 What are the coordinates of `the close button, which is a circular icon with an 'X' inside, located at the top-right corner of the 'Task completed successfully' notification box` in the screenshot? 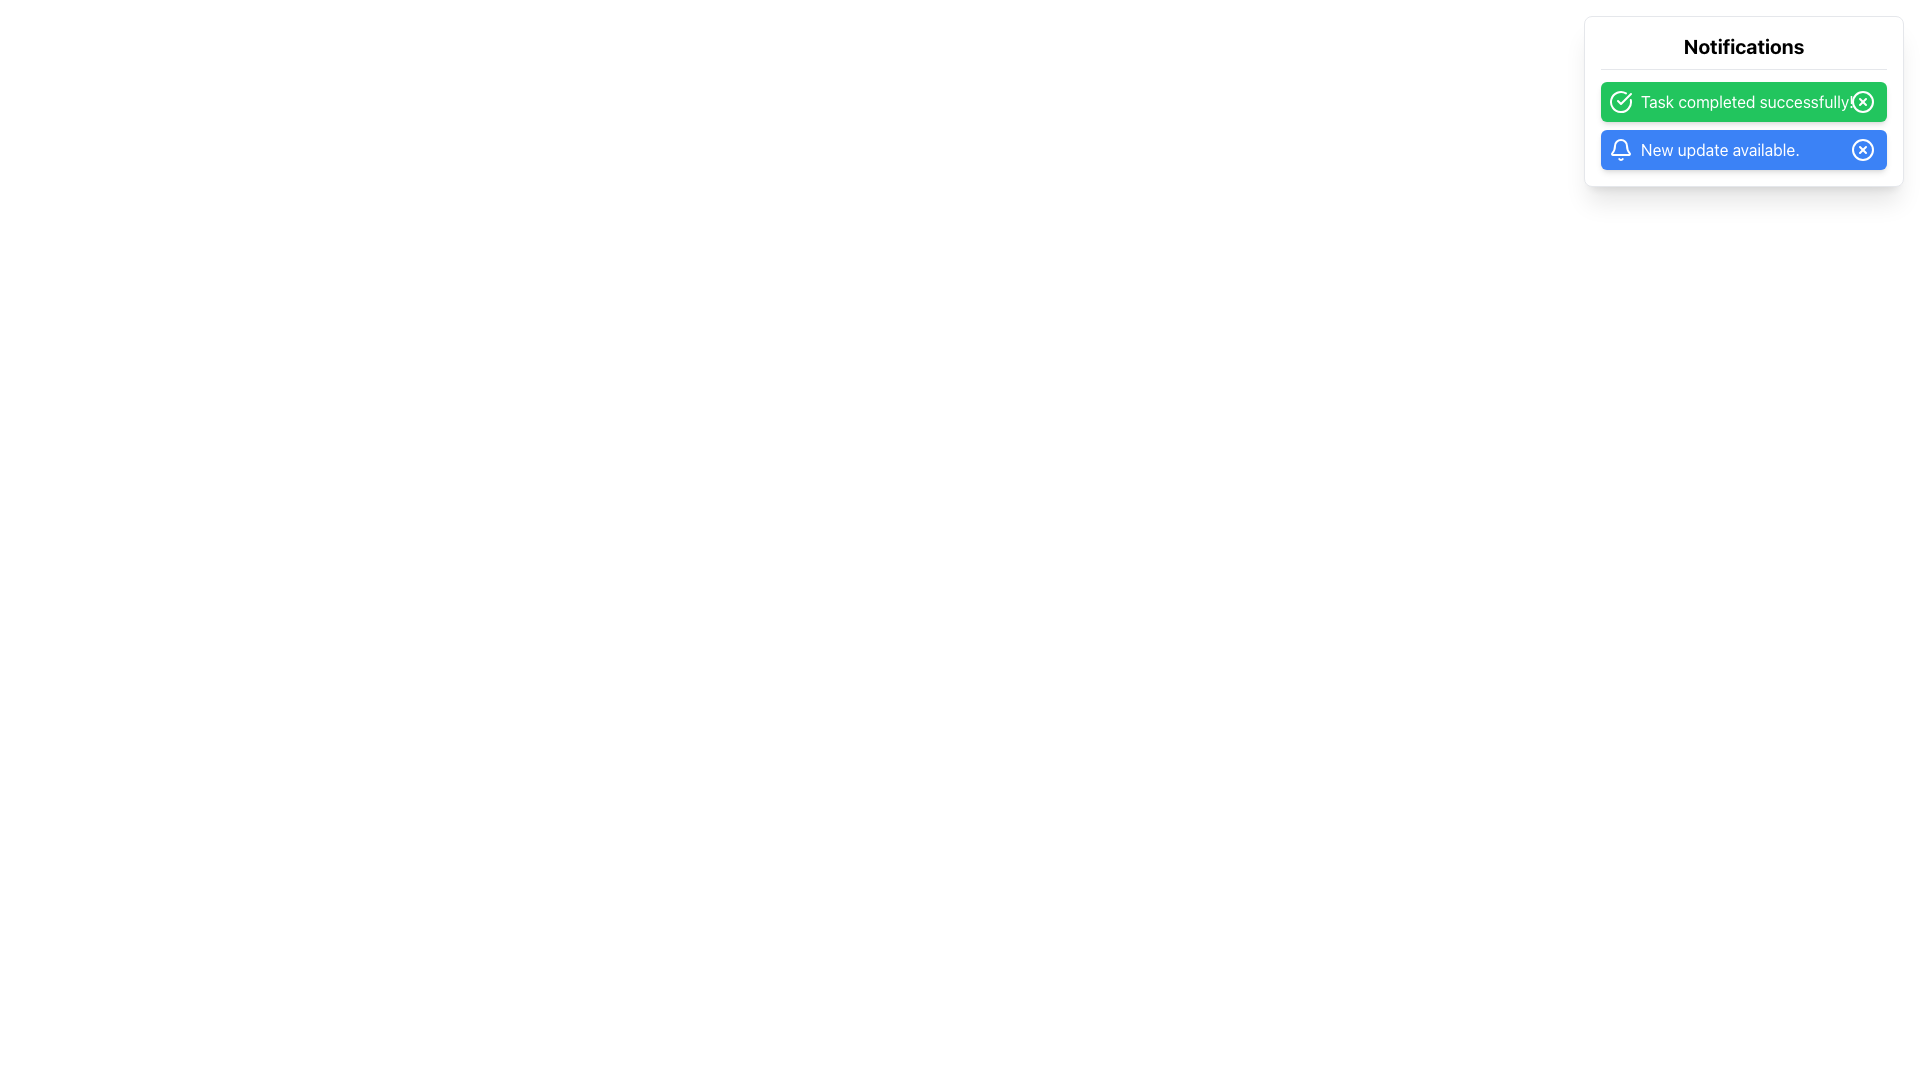 It's located at (1861, 101).